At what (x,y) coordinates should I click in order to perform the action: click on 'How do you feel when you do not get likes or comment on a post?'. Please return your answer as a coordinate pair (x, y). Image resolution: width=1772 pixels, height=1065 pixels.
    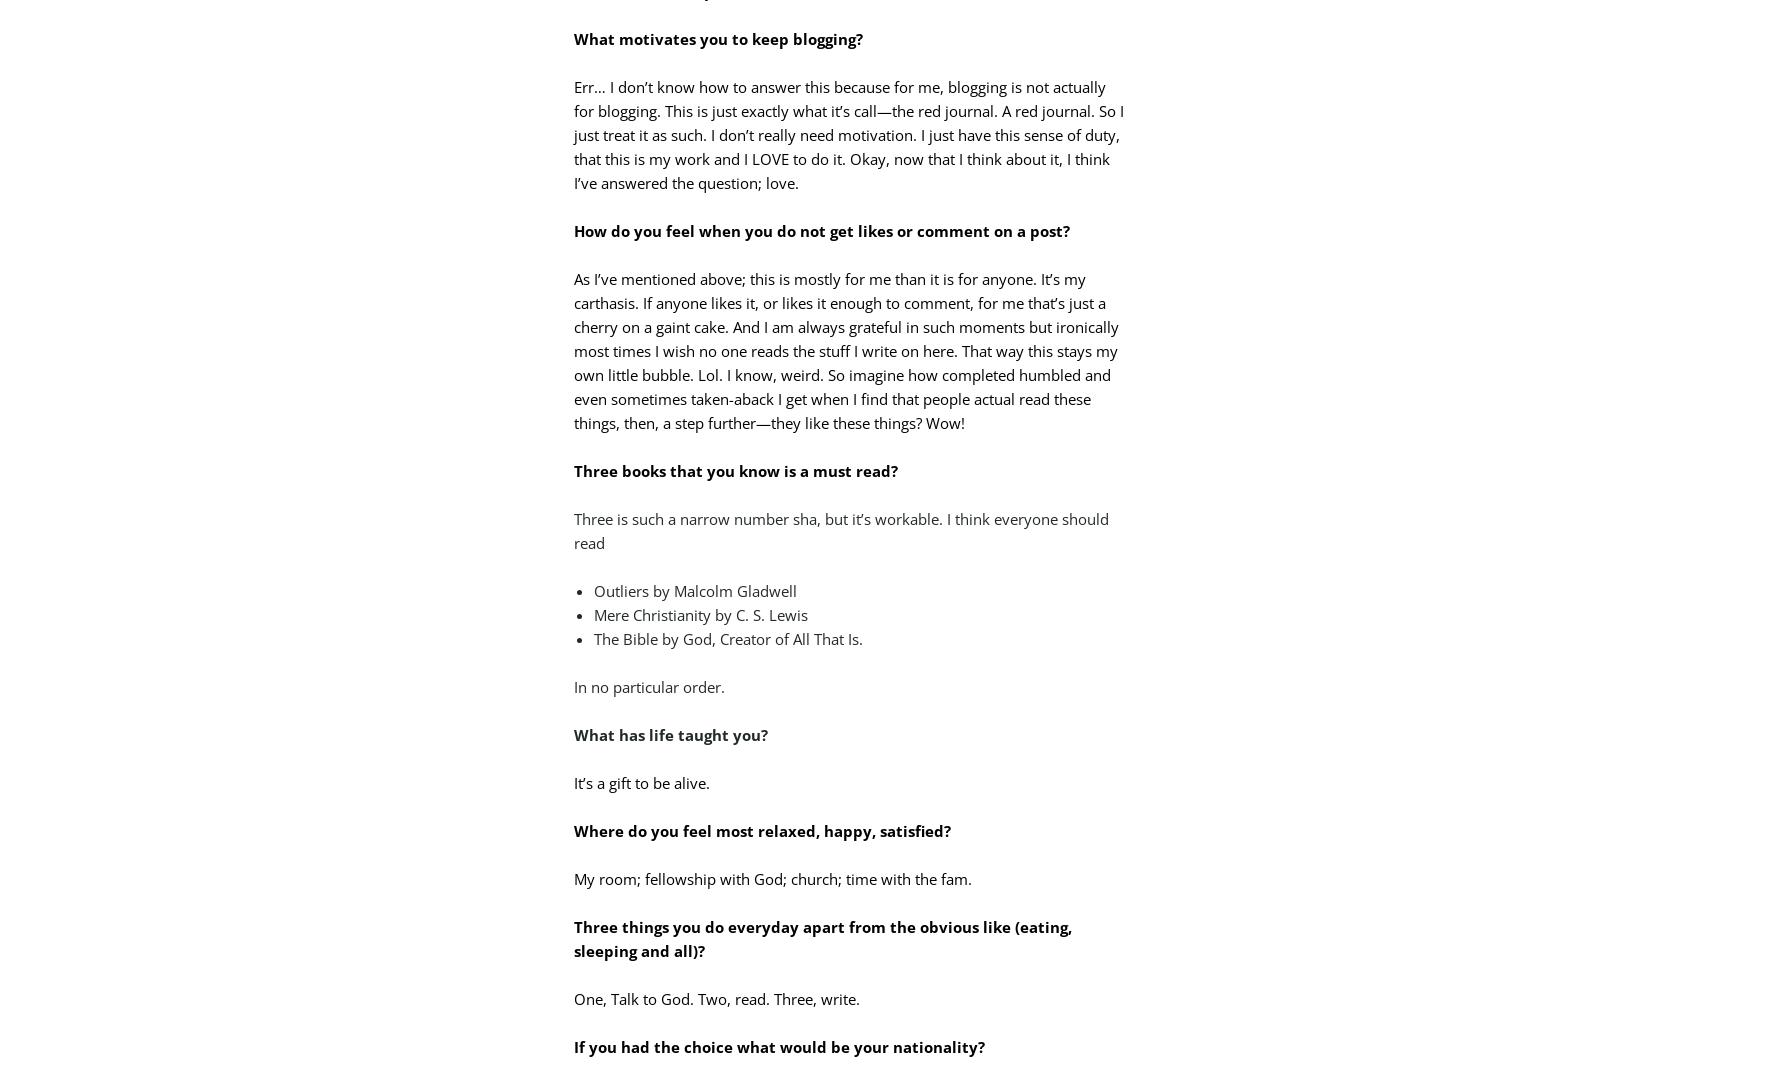
    Looking at the image, I should click on (822, 229).